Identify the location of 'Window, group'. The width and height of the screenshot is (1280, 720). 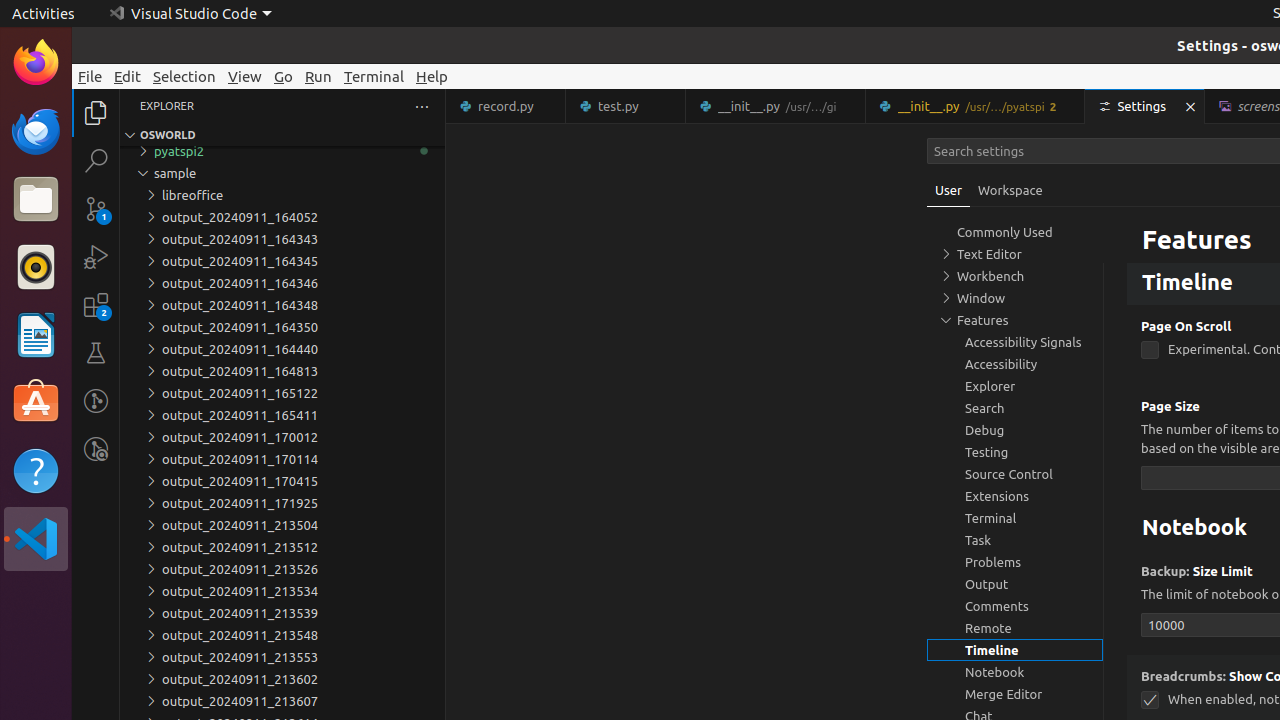
(1015, 298).